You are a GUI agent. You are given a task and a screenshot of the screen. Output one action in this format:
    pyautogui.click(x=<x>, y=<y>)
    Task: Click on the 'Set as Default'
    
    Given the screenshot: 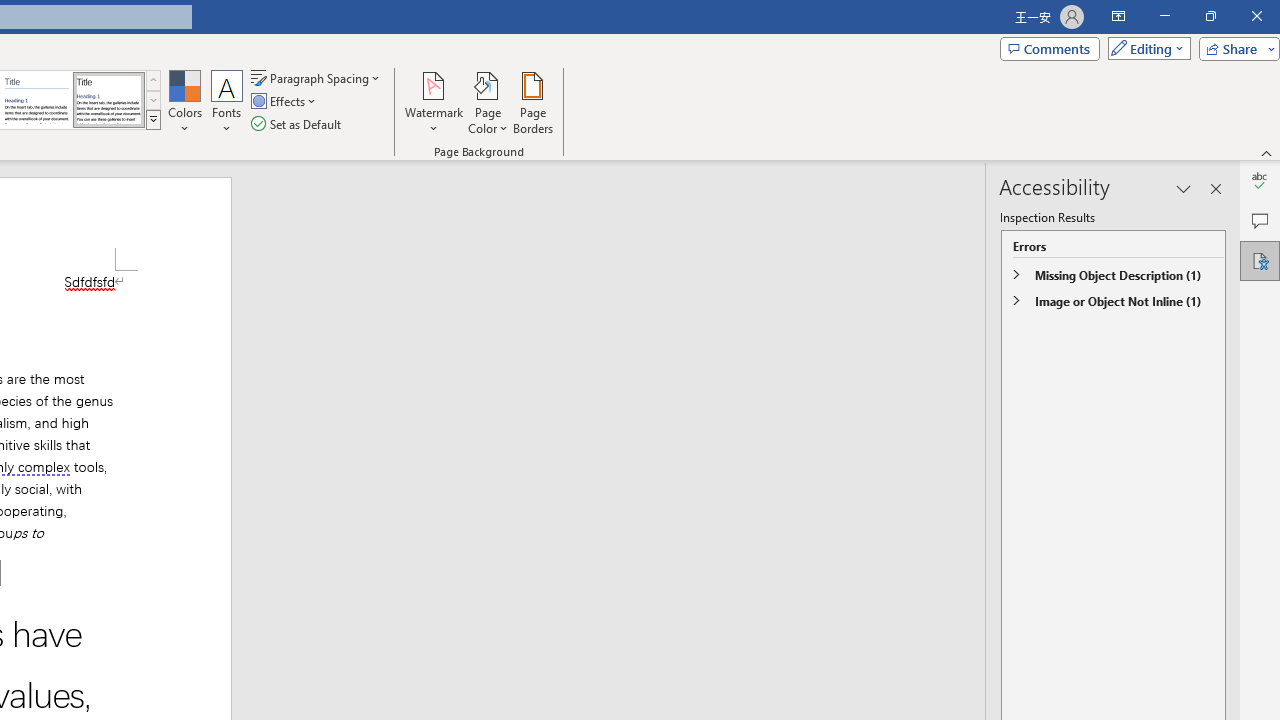 What is the action you would take?
    pyautogui.click(x=297, y=124)
    